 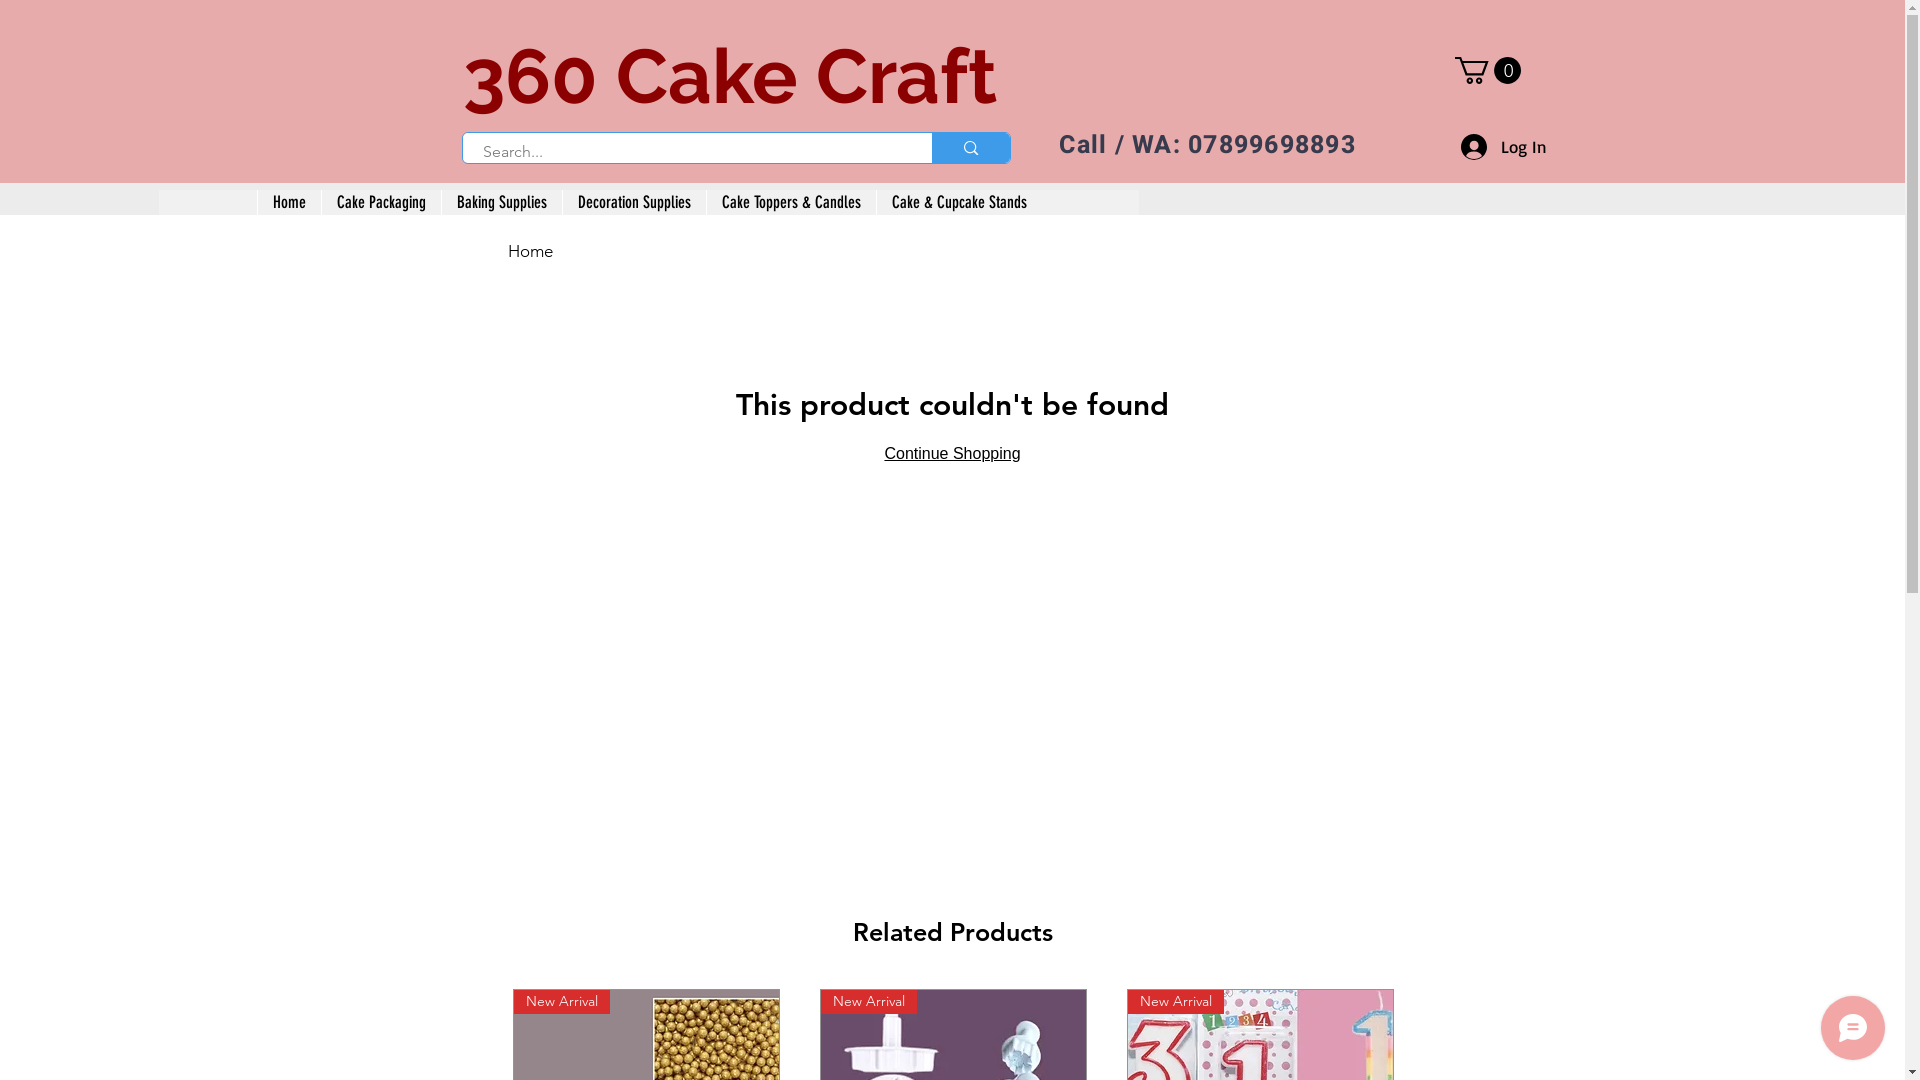 I want to click on '360 Cake Craft', so click(x=728, y=75).